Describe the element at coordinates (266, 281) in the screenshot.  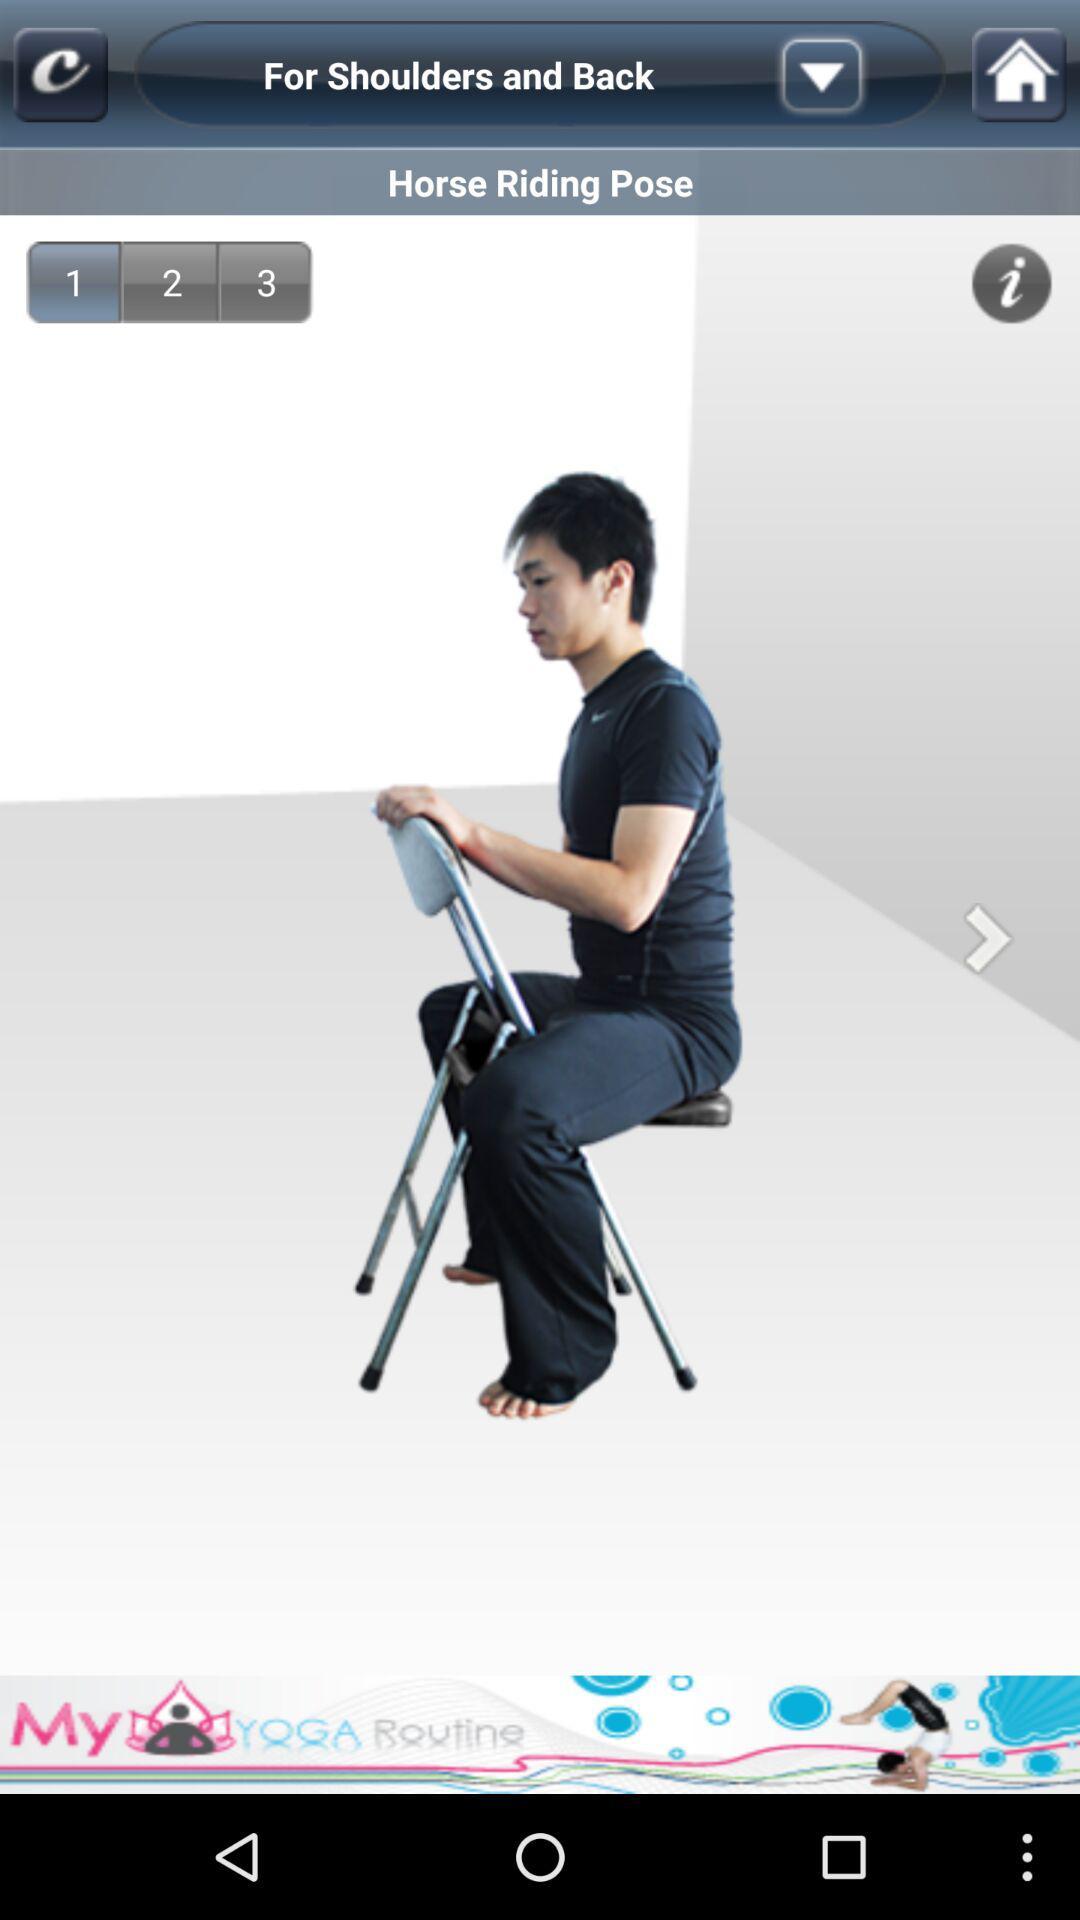
I see `the 3 item` at that location.